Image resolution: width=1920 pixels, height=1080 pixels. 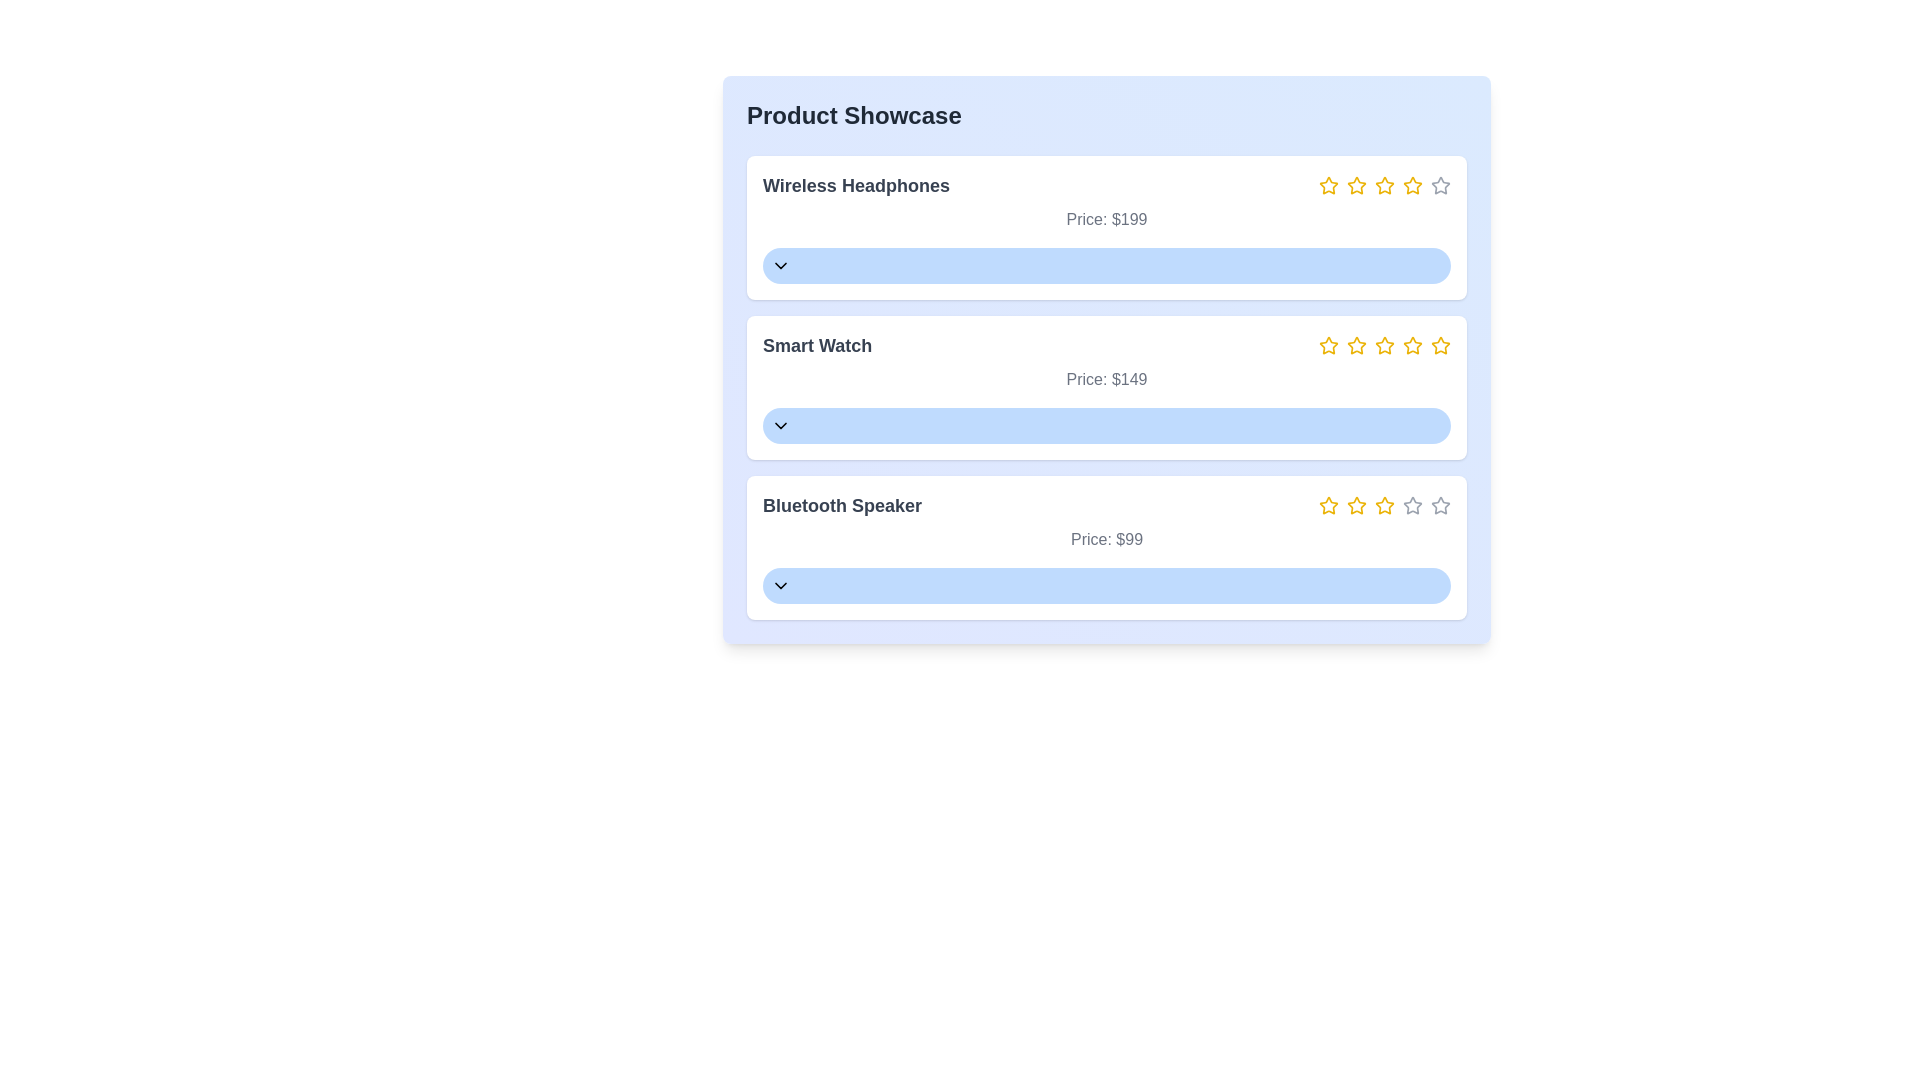 What do you see at coordinates (1106, 219) in the screenshot?
I see `the informational text label displaying the price of the product, which is $199, located in the first card under the 'Wireless Headphones' header` at bounding box center [1106, 219].